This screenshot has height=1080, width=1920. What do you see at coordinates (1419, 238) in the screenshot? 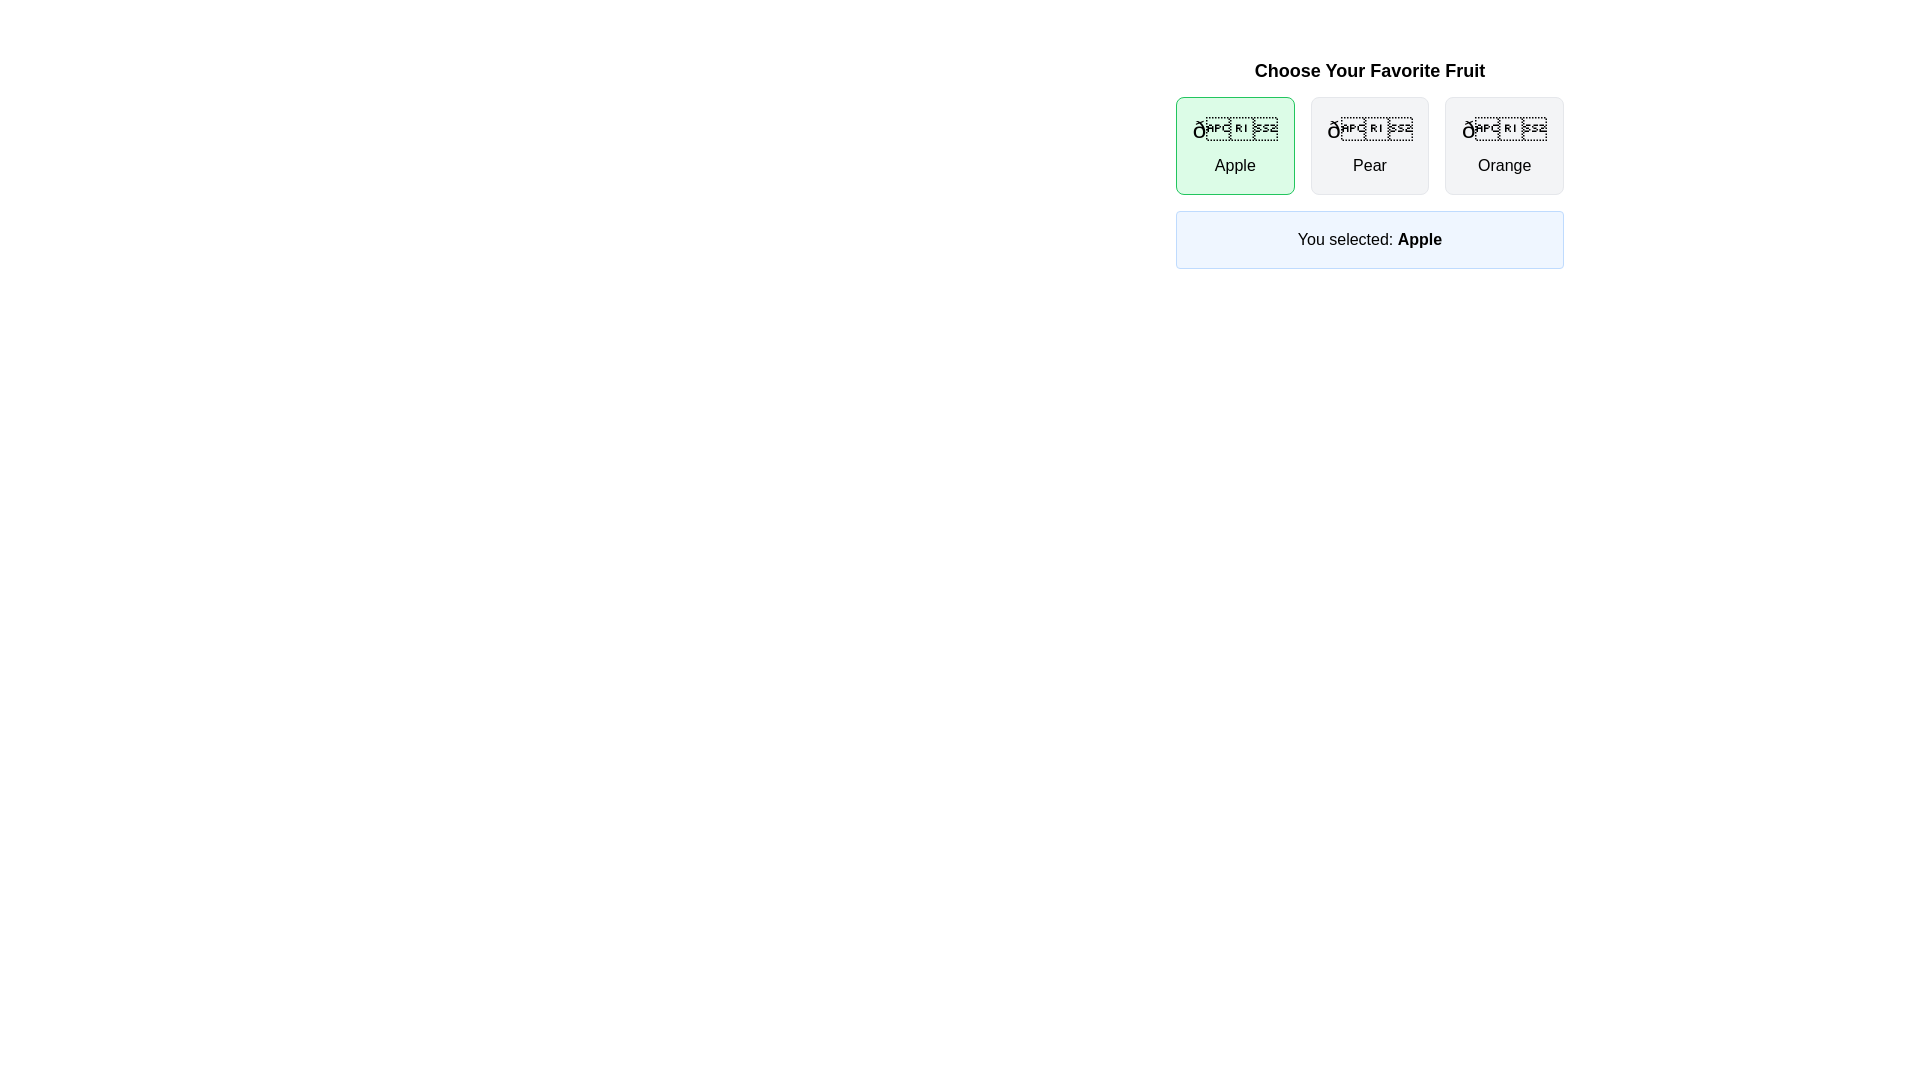
I see `the text label 'Apple' which is styled in bold and highlighted within the sentence 'You selected: Apple'` at bounding box center [1419, 238].